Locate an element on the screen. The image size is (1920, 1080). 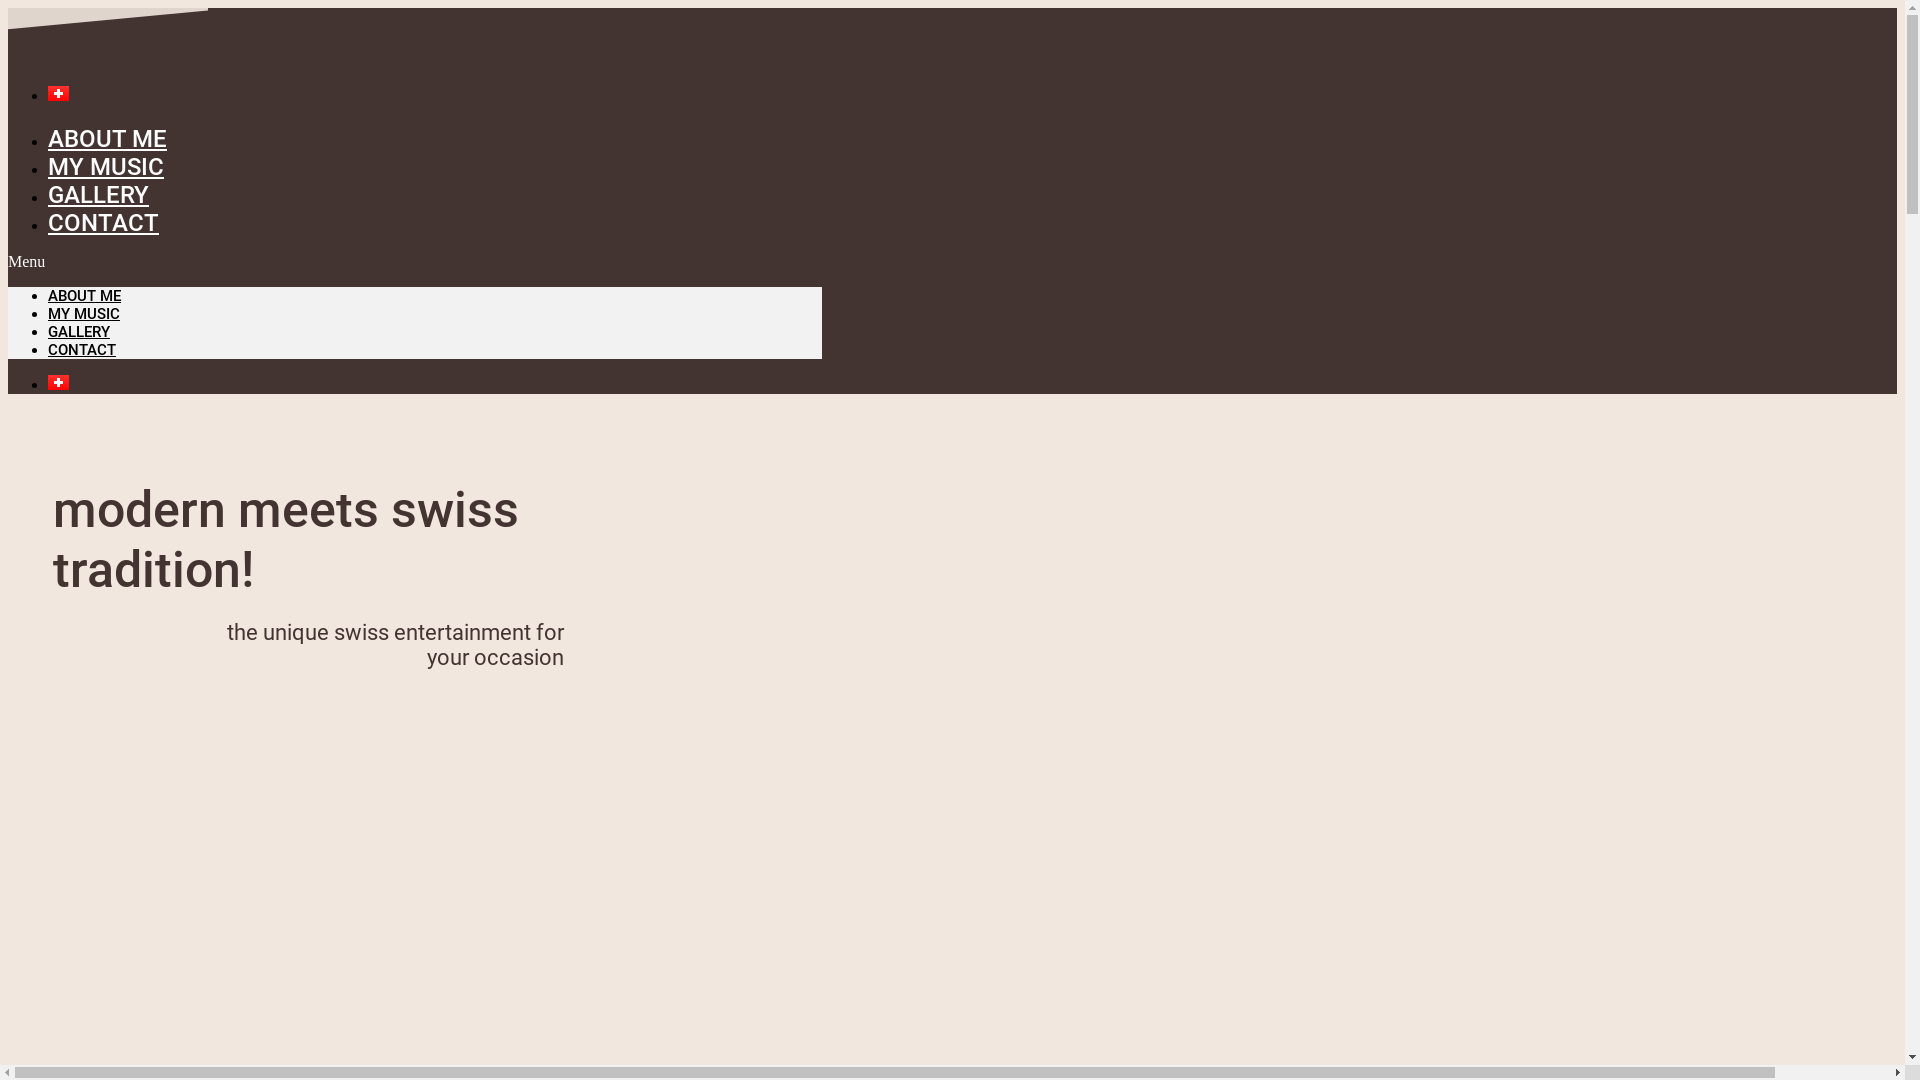
'ABOUT ME' is located at coordinates (48, 296).